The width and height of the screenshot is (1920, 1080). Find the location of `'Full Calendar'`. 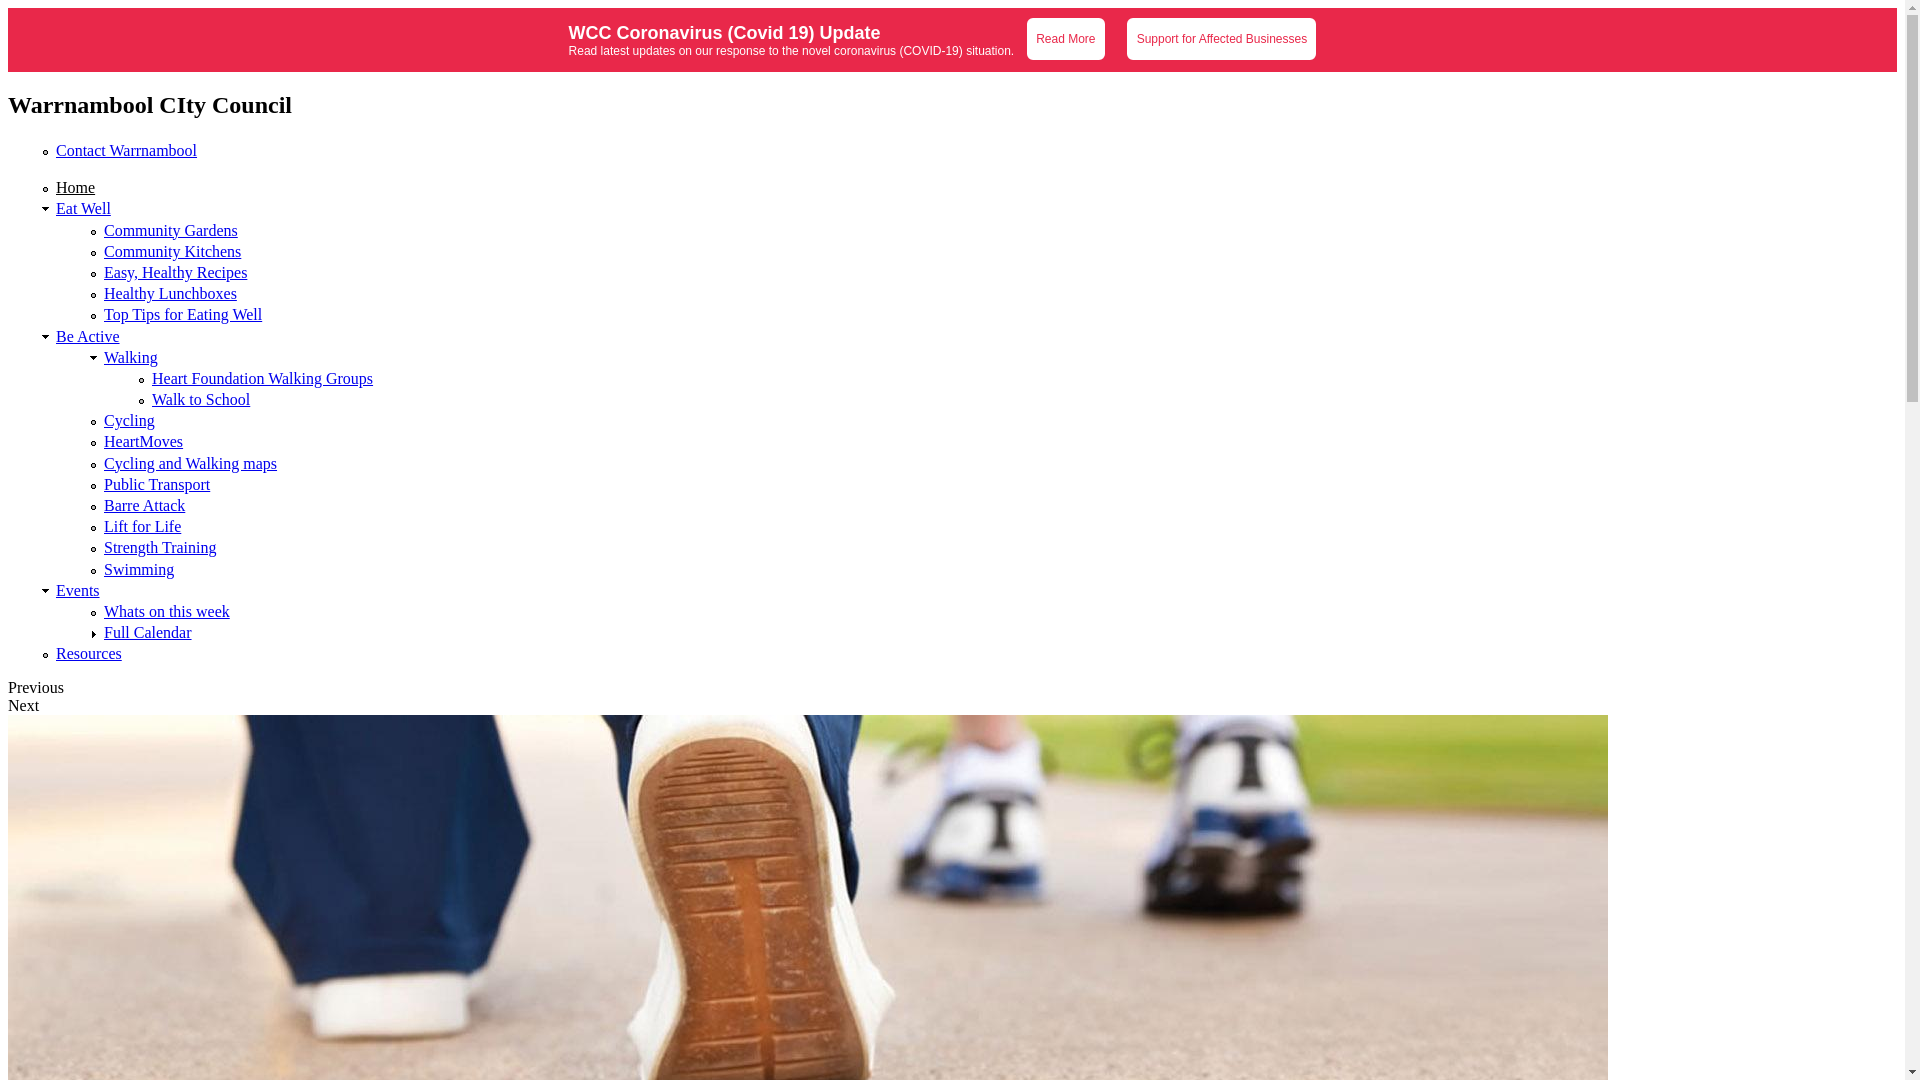

'Full Calendar' is located at coordinates (147, 632).